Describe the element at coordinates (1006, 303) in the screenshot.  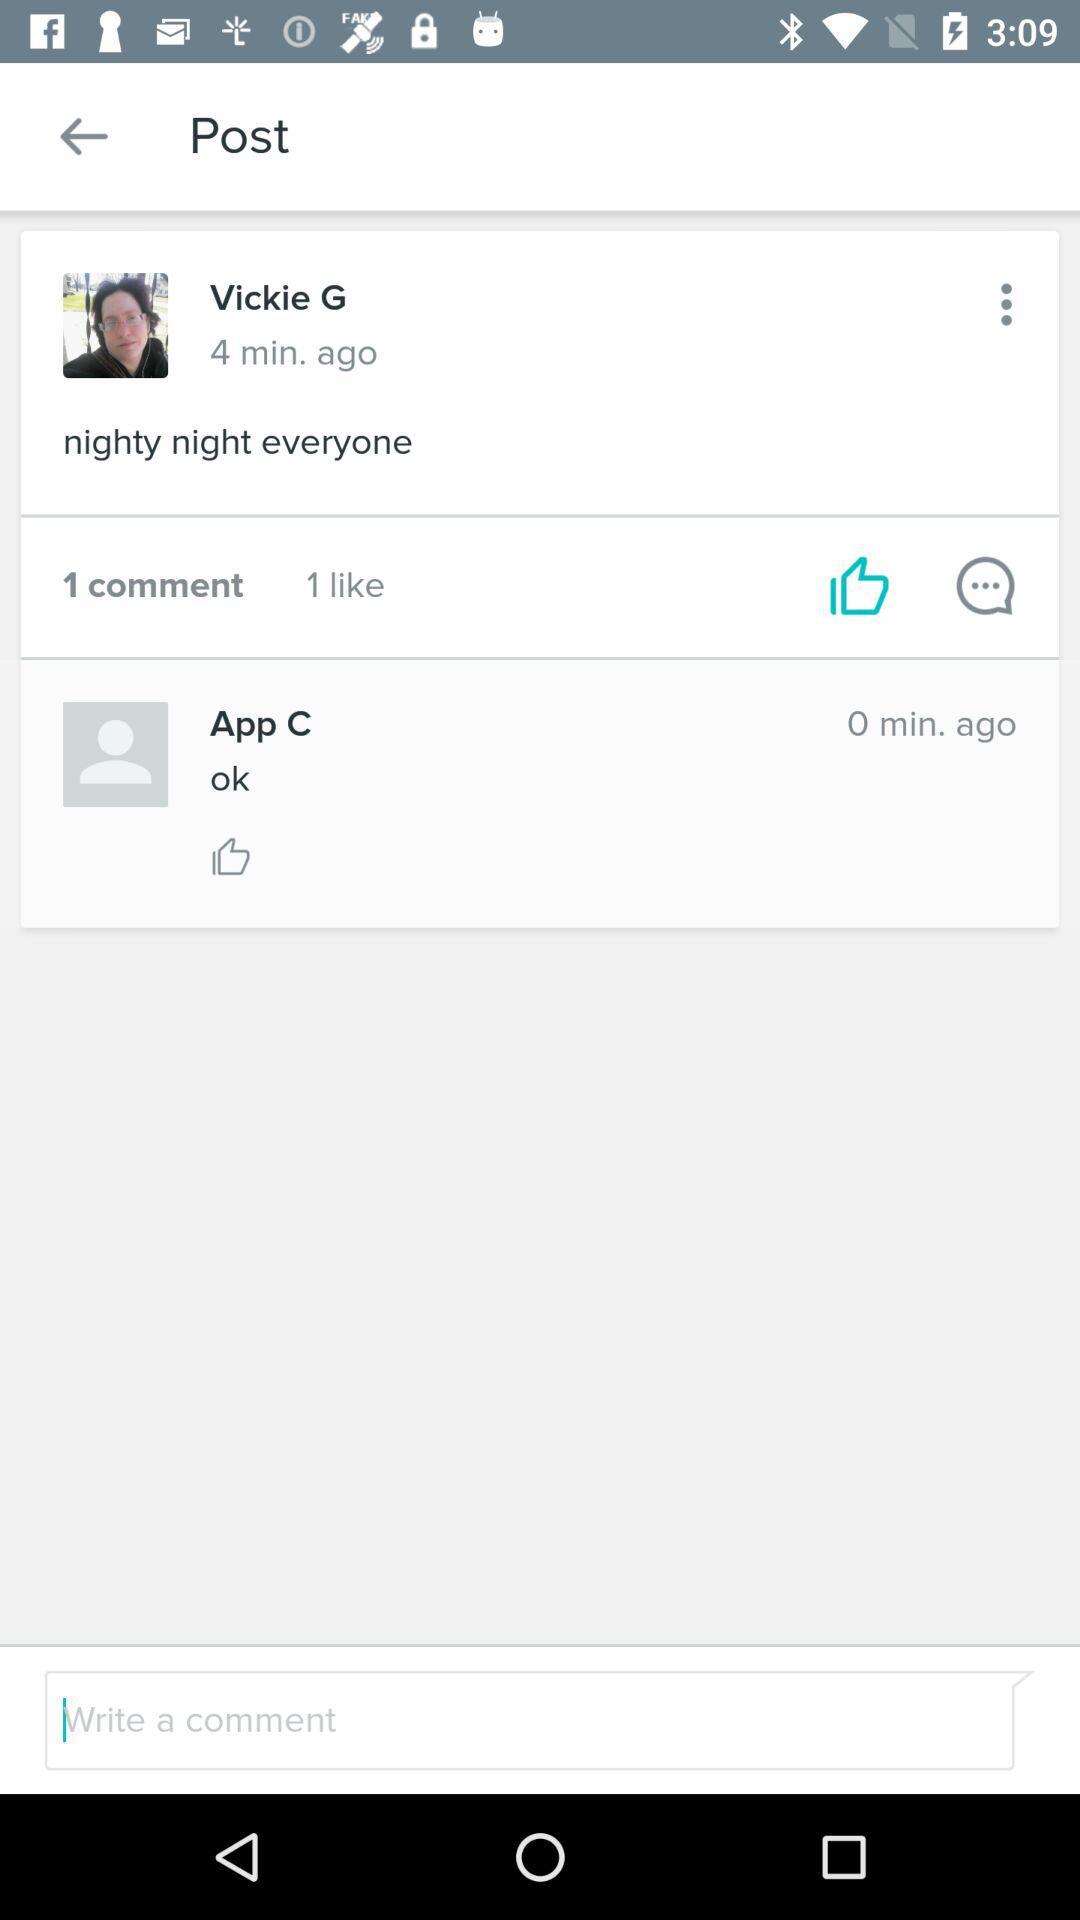
I see `the item above nighty night everyone item` at that location.